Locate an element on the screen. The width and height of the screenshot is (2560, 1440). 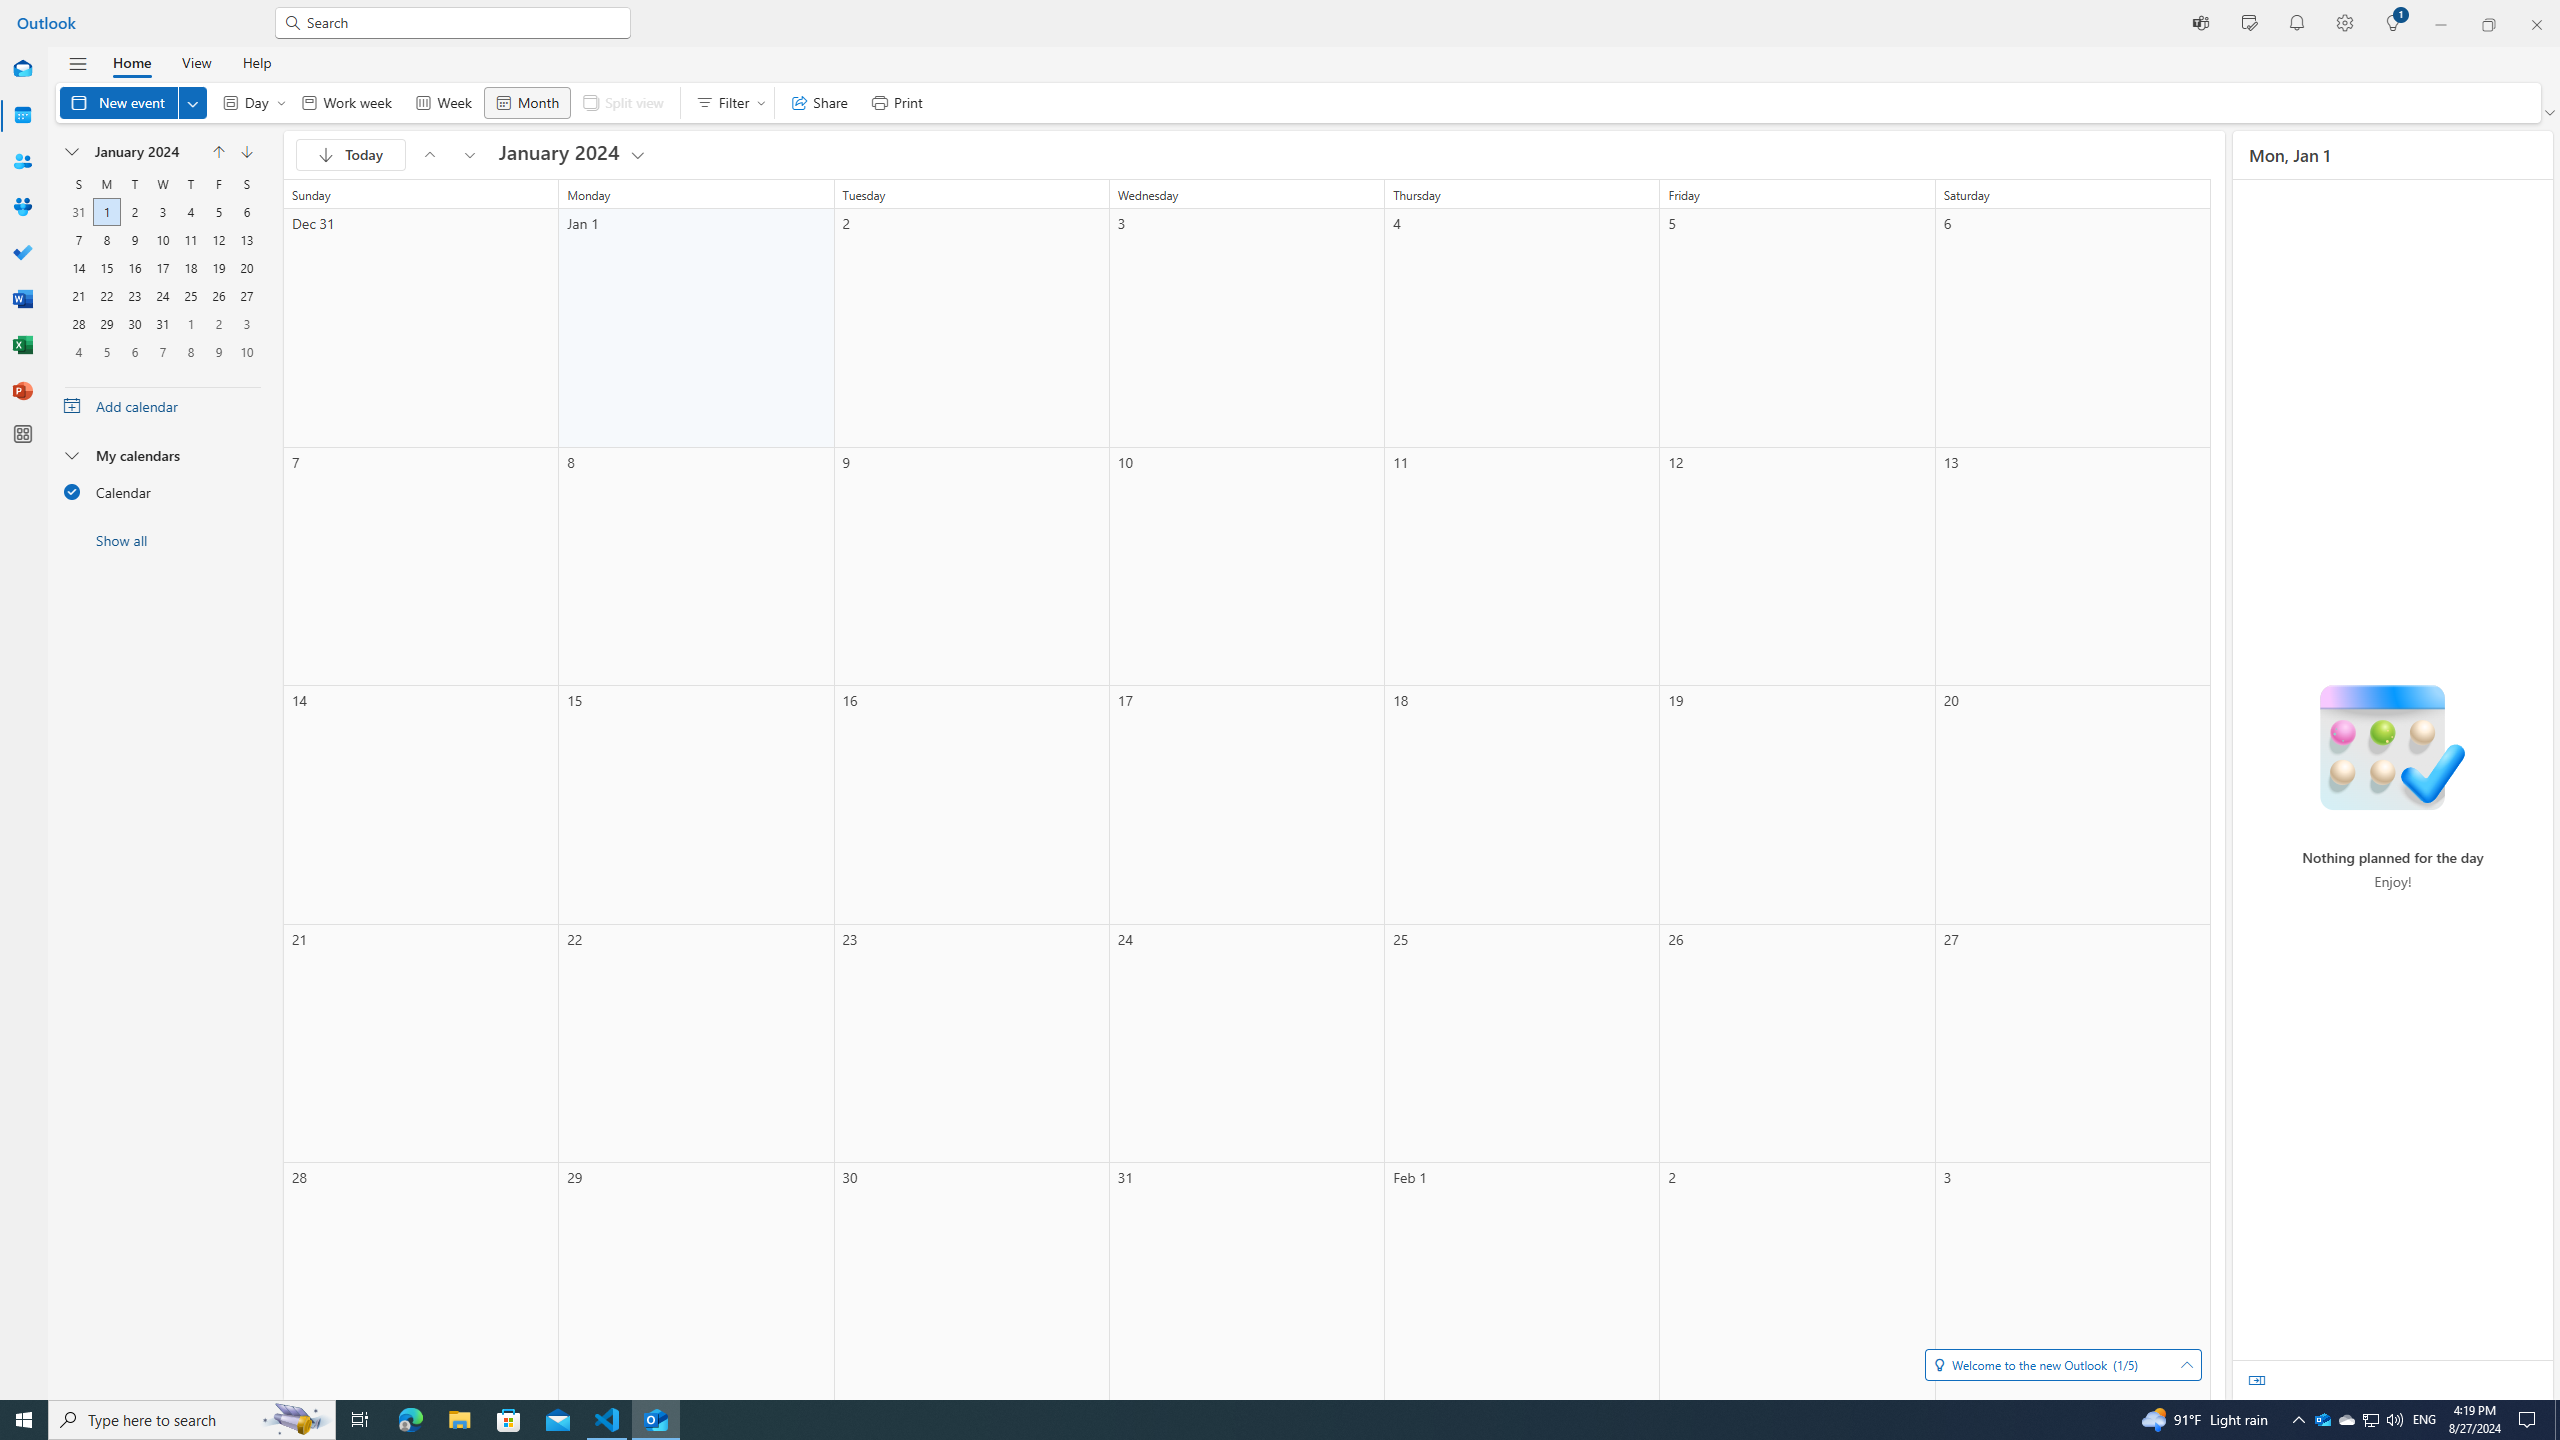
'Month' is located at coordinates (526, 102).